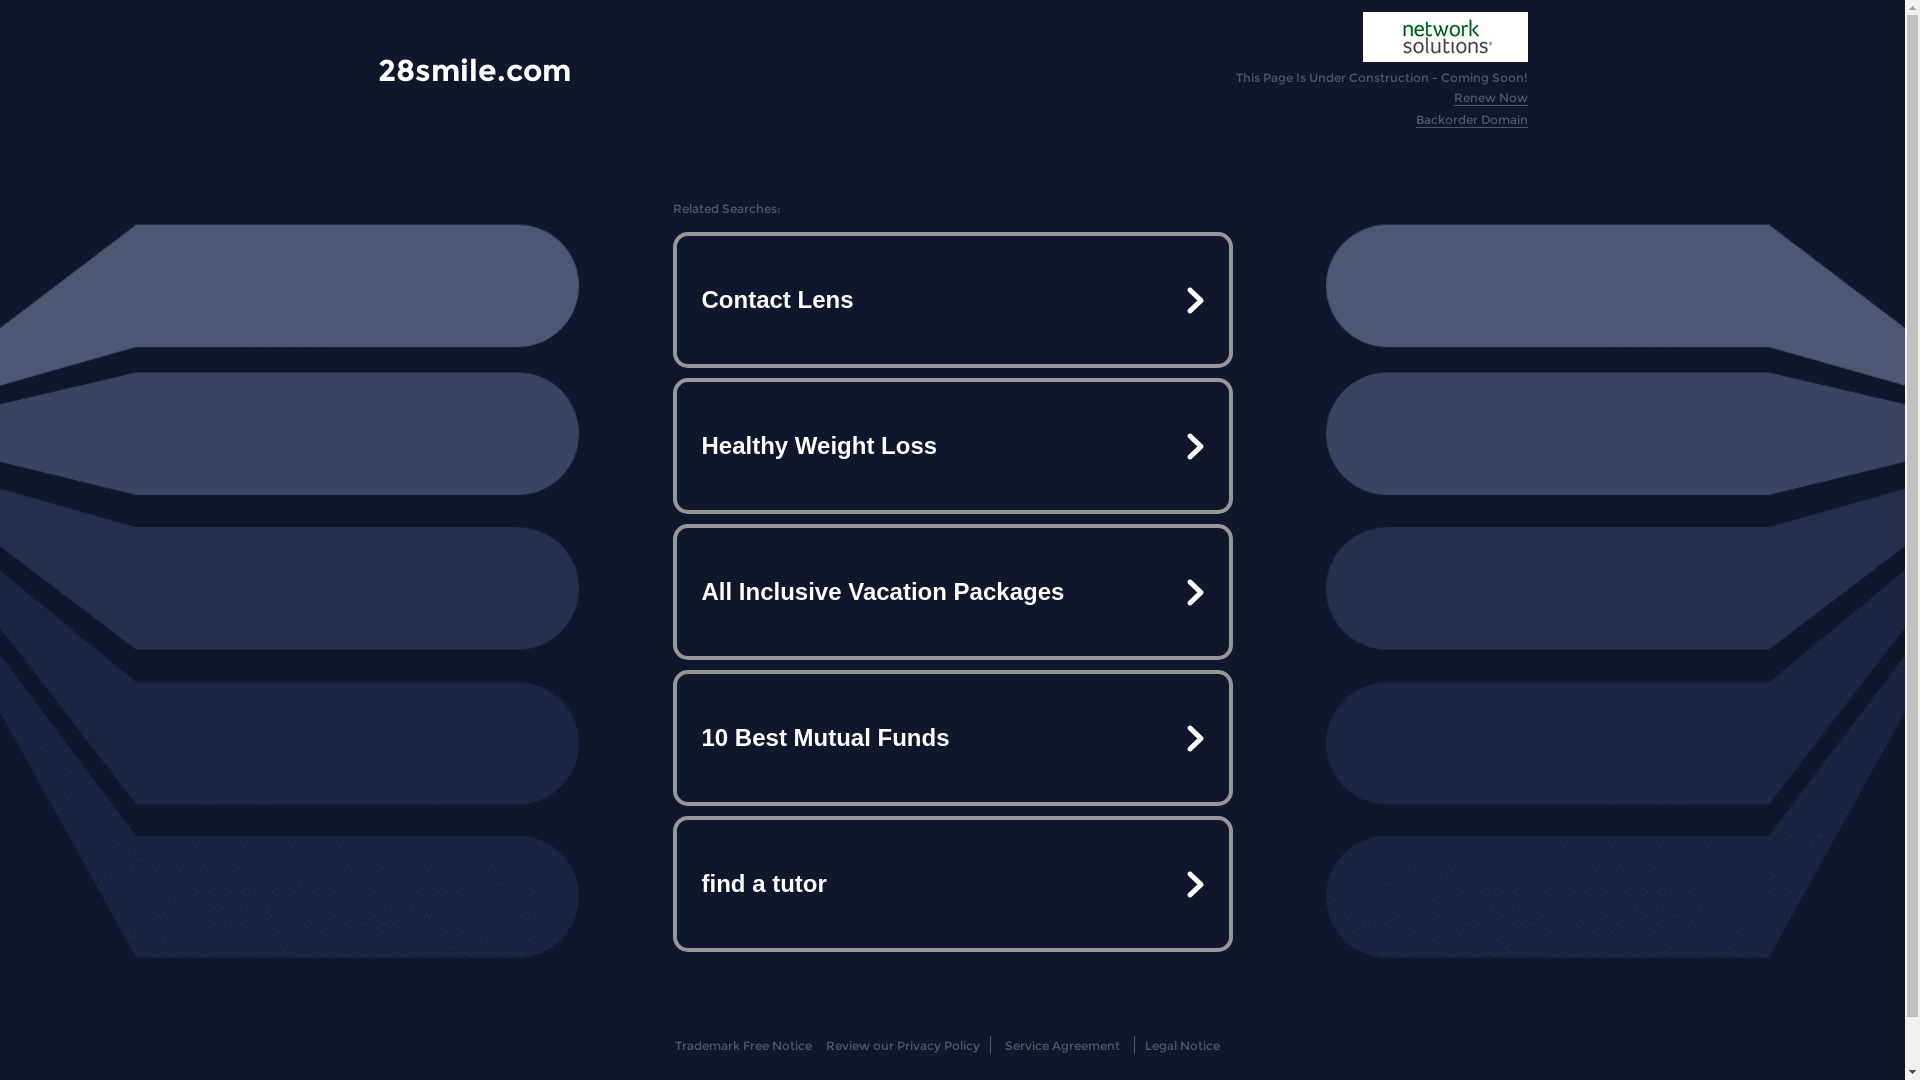 The image size is (1920, 1080). What do you see at coordinates (1061, 1044) in the screenshot?
I see `'Service Agreement'` at bounding box center [1061, 1044].